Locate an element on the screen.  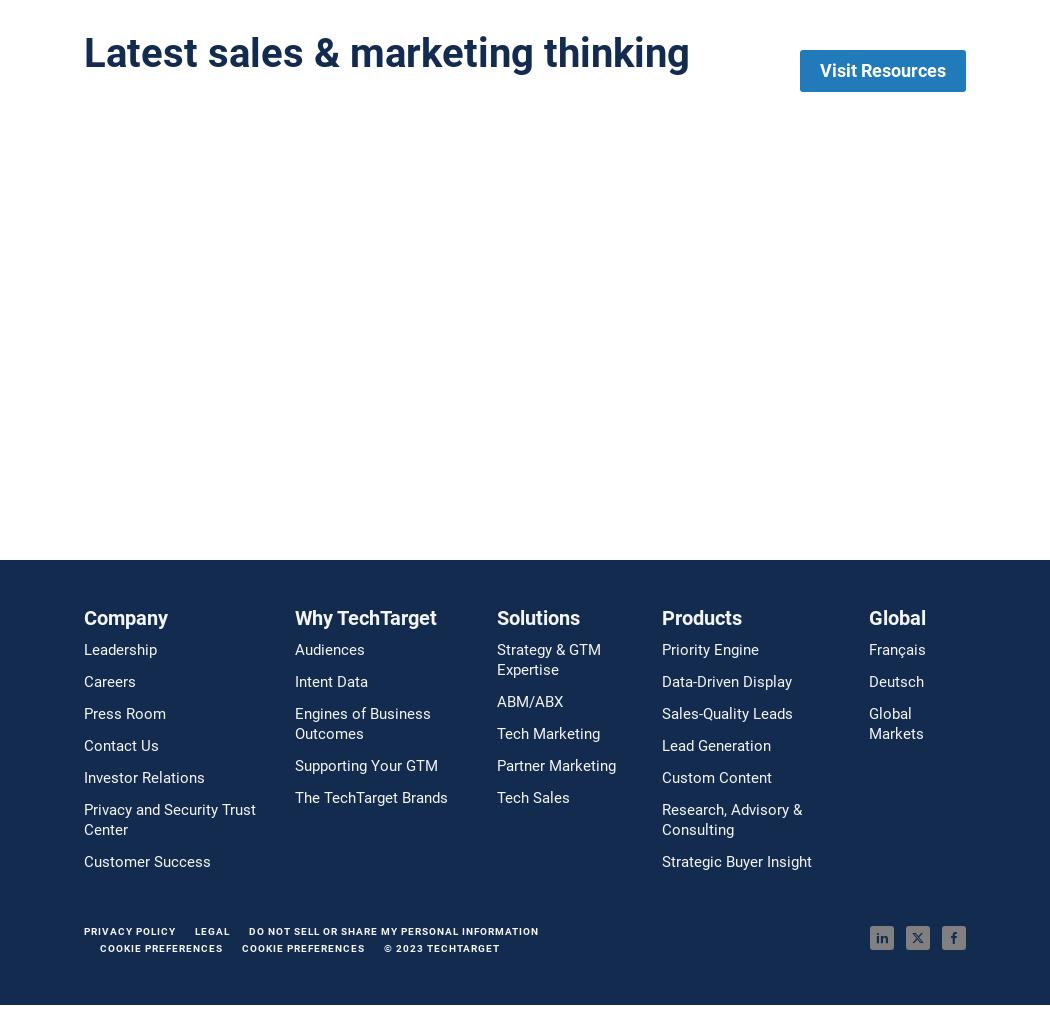
'Contact Us' is located at coordinates (120, 746).